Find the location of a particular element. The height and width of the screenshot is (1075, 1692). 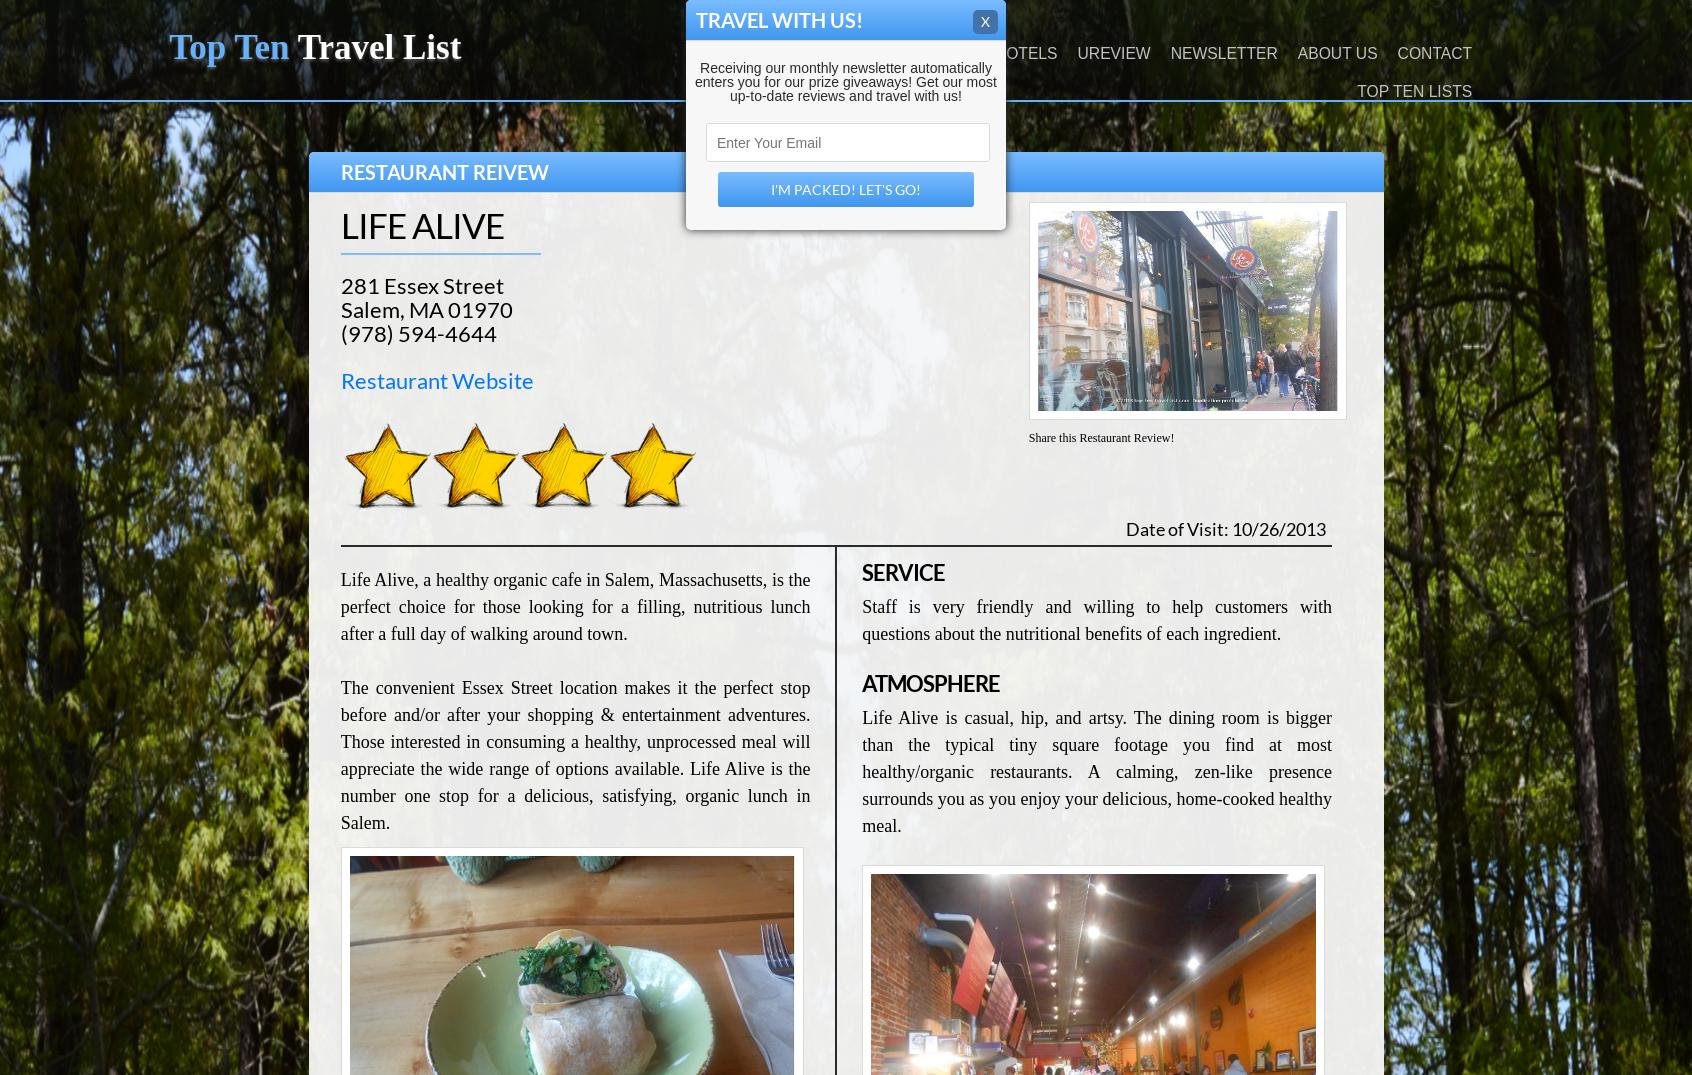

'Travel With Us!' is located at coordinates (778, 18).